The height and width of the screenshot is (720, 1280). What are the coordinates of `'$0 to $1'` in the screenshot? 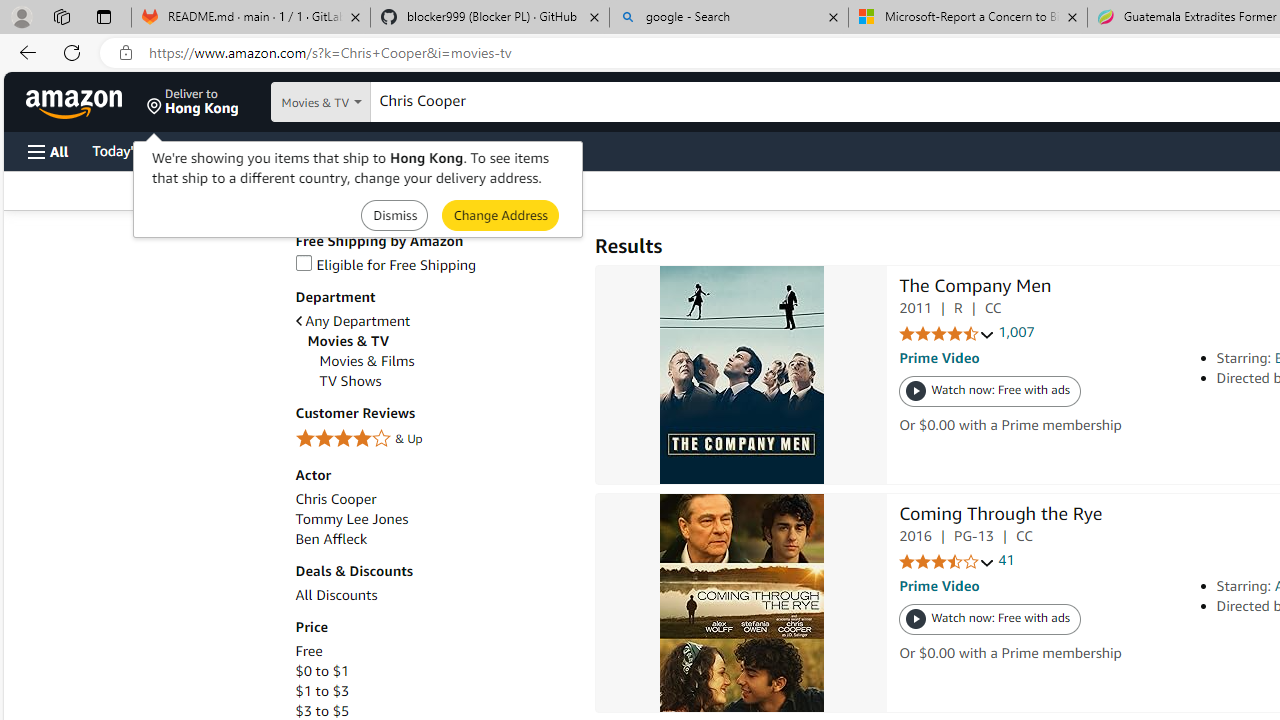 It's located at (433, 671).